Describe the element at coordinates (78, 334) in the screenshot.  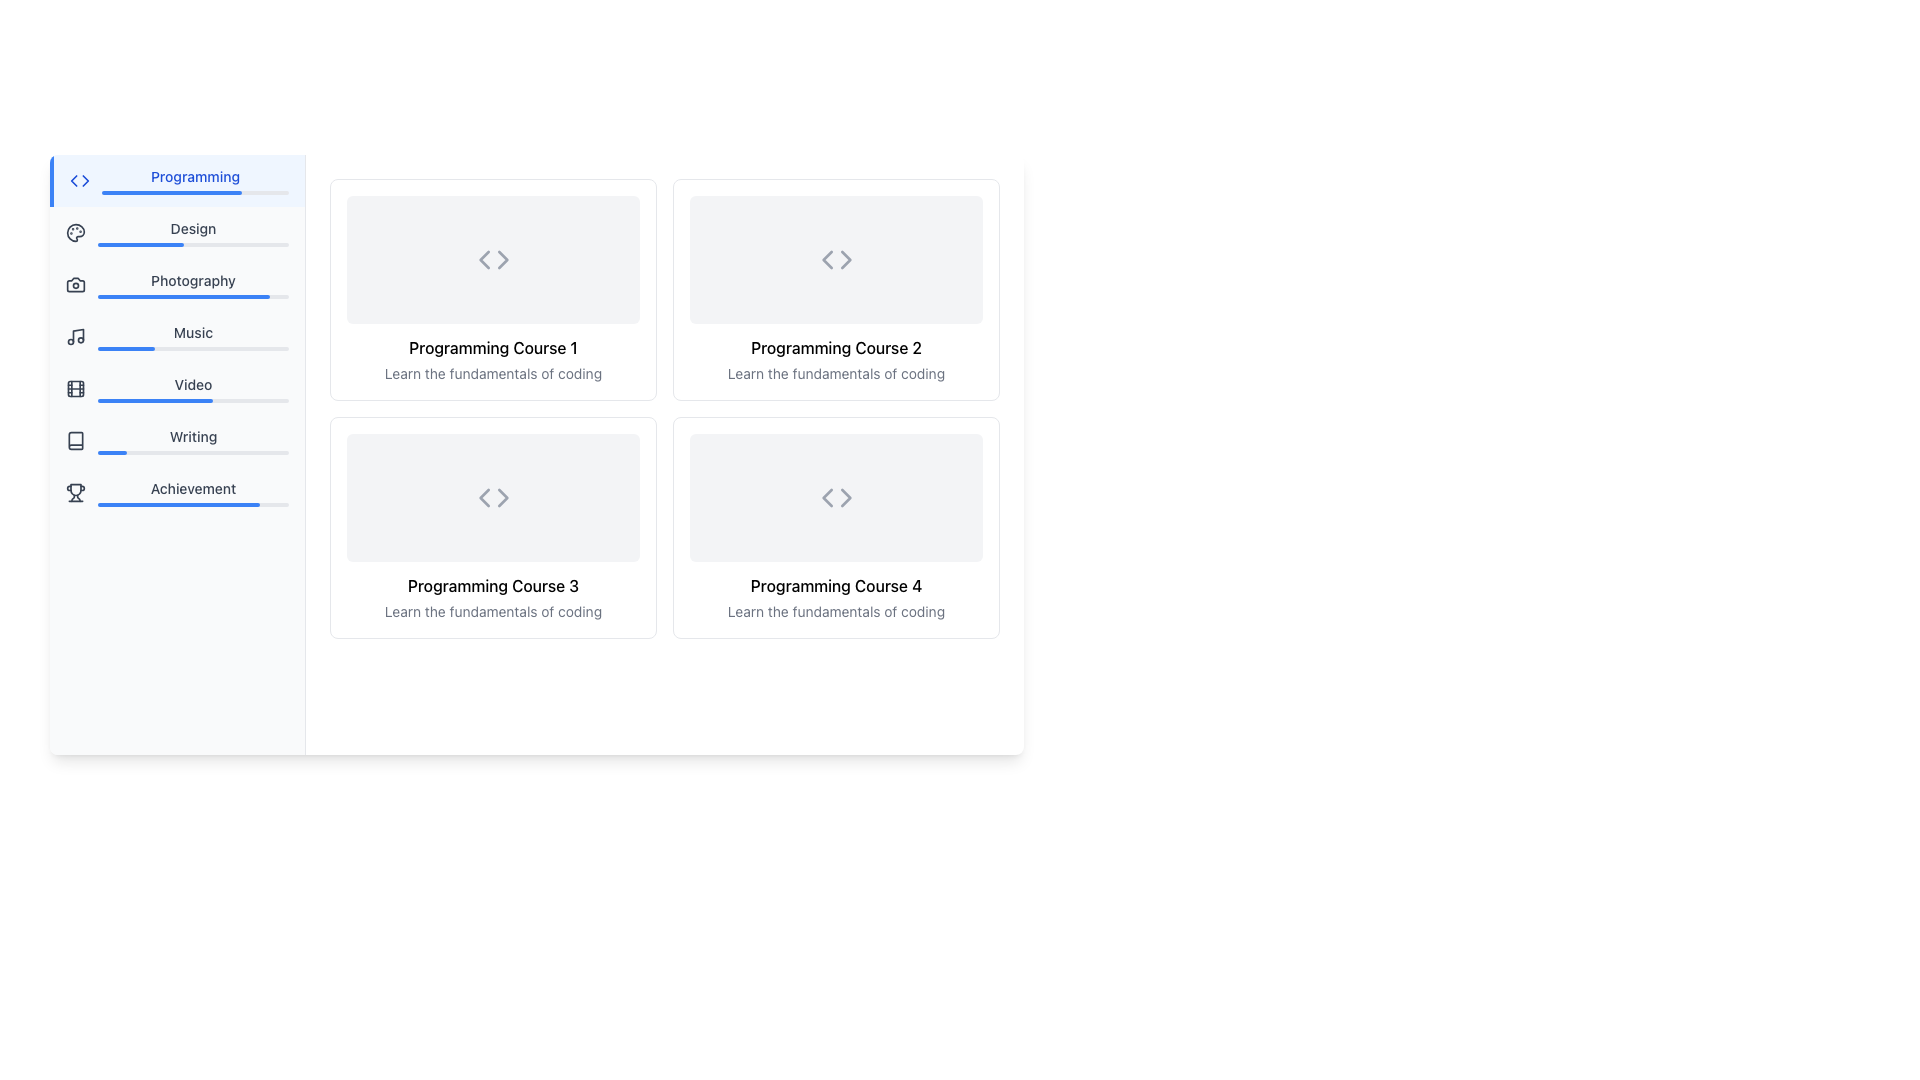
I see `the 'Music' menu item by clicking on the musical note icon, which is the fourth item from the top in the vertical menu on the far left` at that location.